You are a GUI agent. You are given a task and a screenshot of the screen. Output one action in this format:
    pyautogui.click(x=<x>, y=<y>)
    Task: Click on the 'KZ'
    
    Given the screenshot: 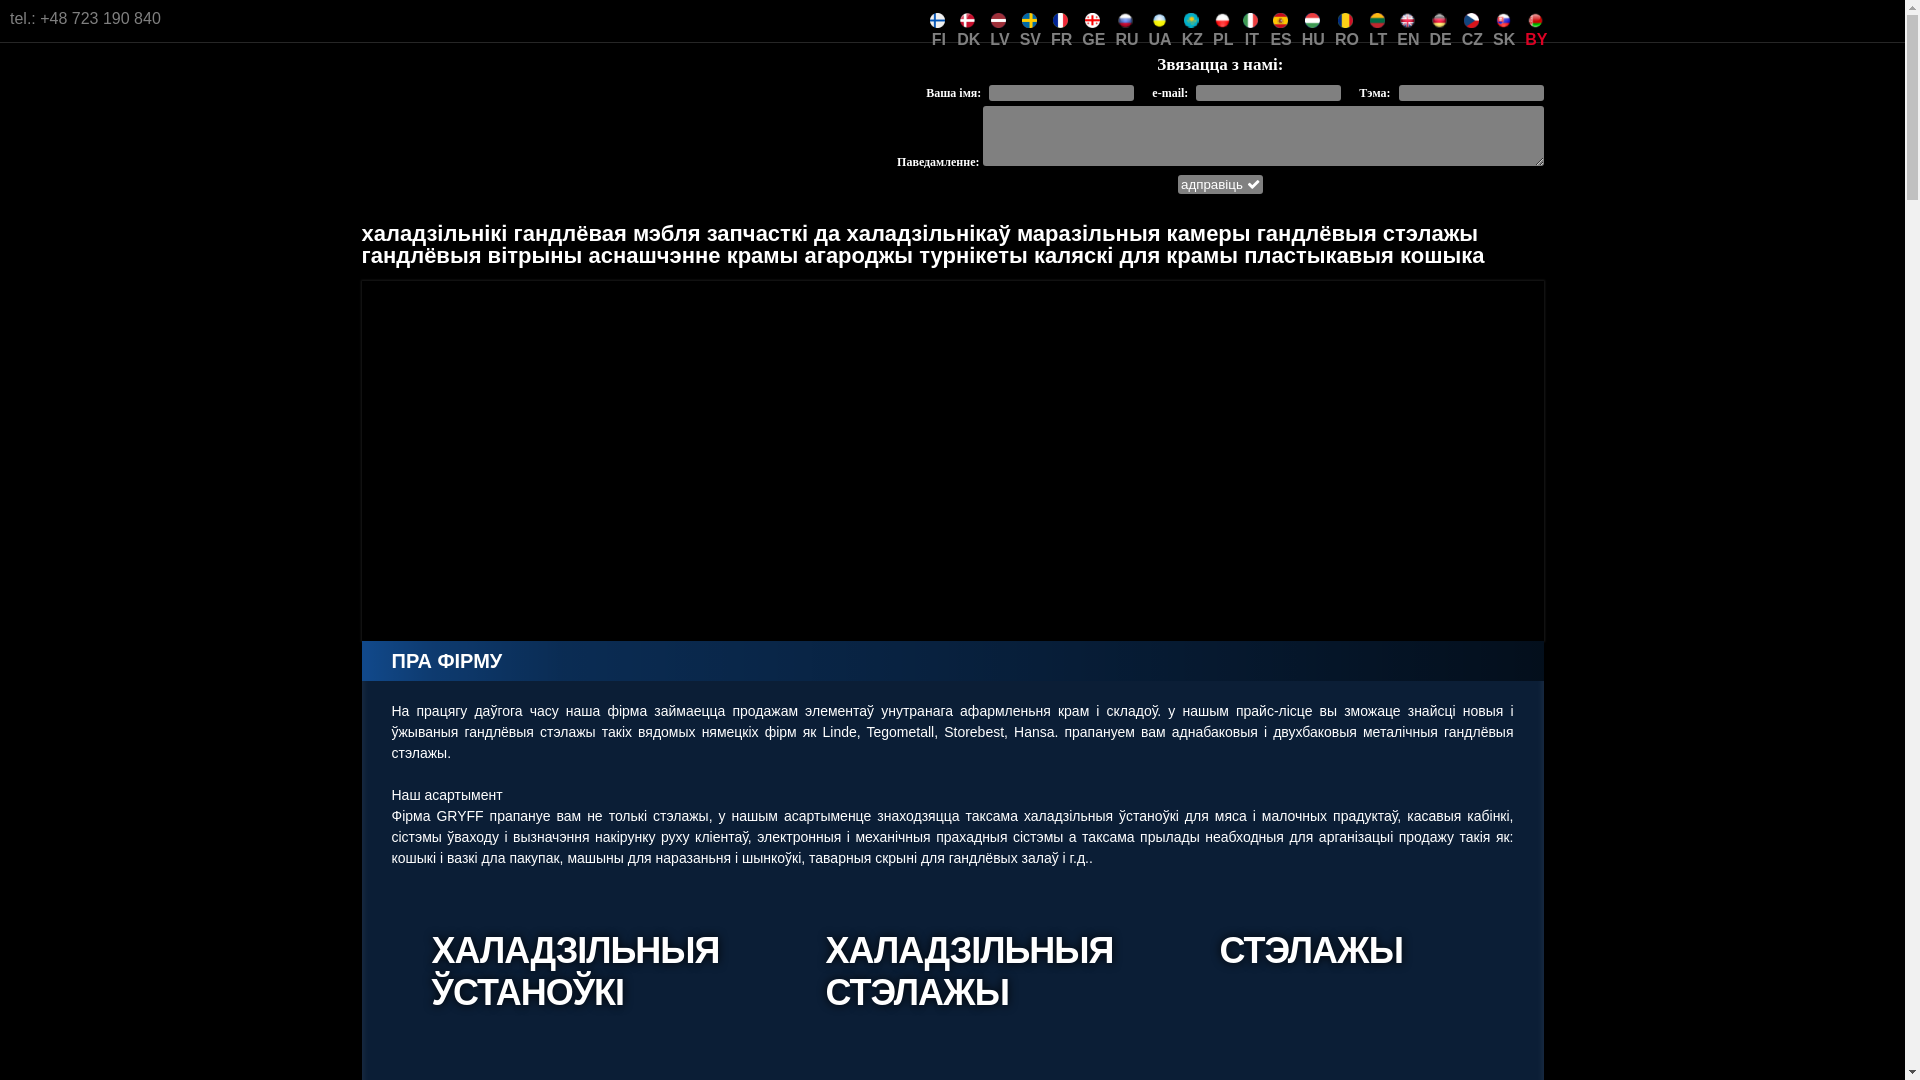 What is the action you would take?
    pyautogui.click(x=1192, y=19)
    